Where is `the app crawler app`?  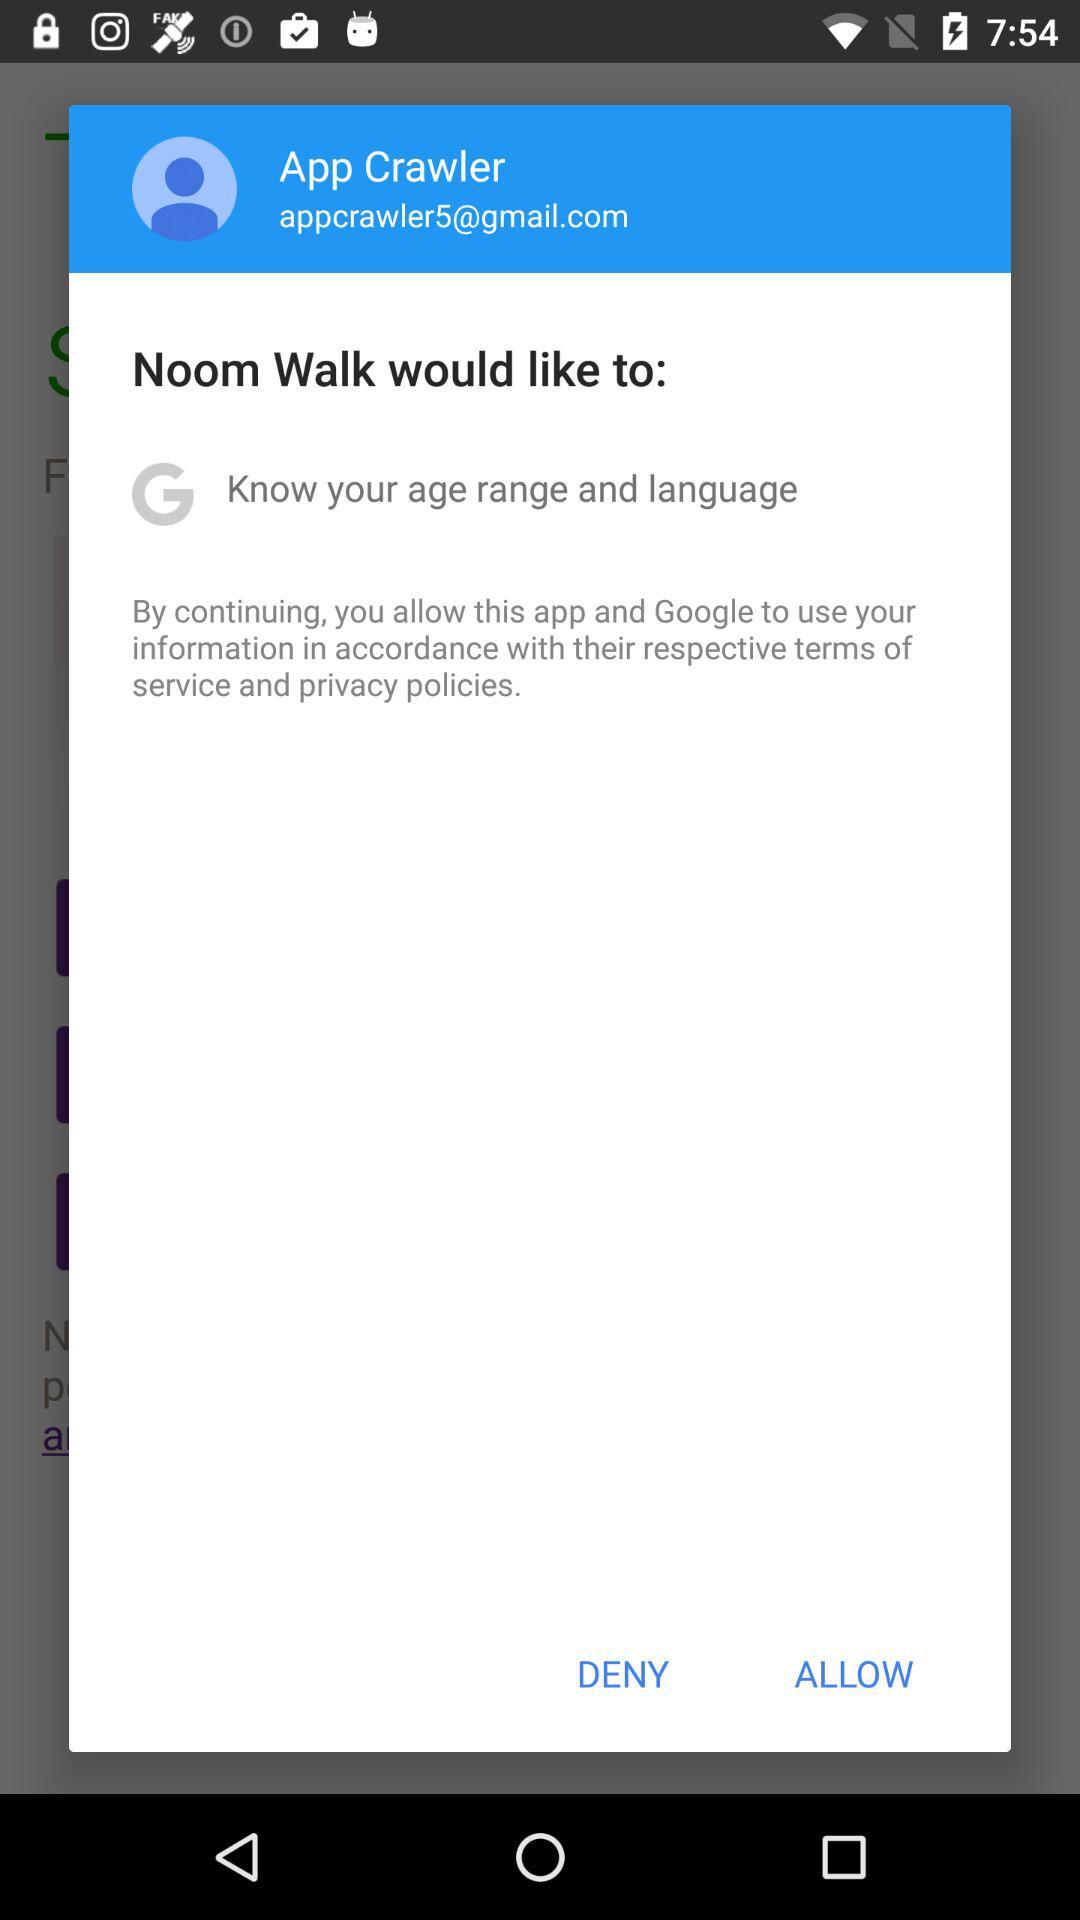 the app crawler app is located at coordinates (392, 164).